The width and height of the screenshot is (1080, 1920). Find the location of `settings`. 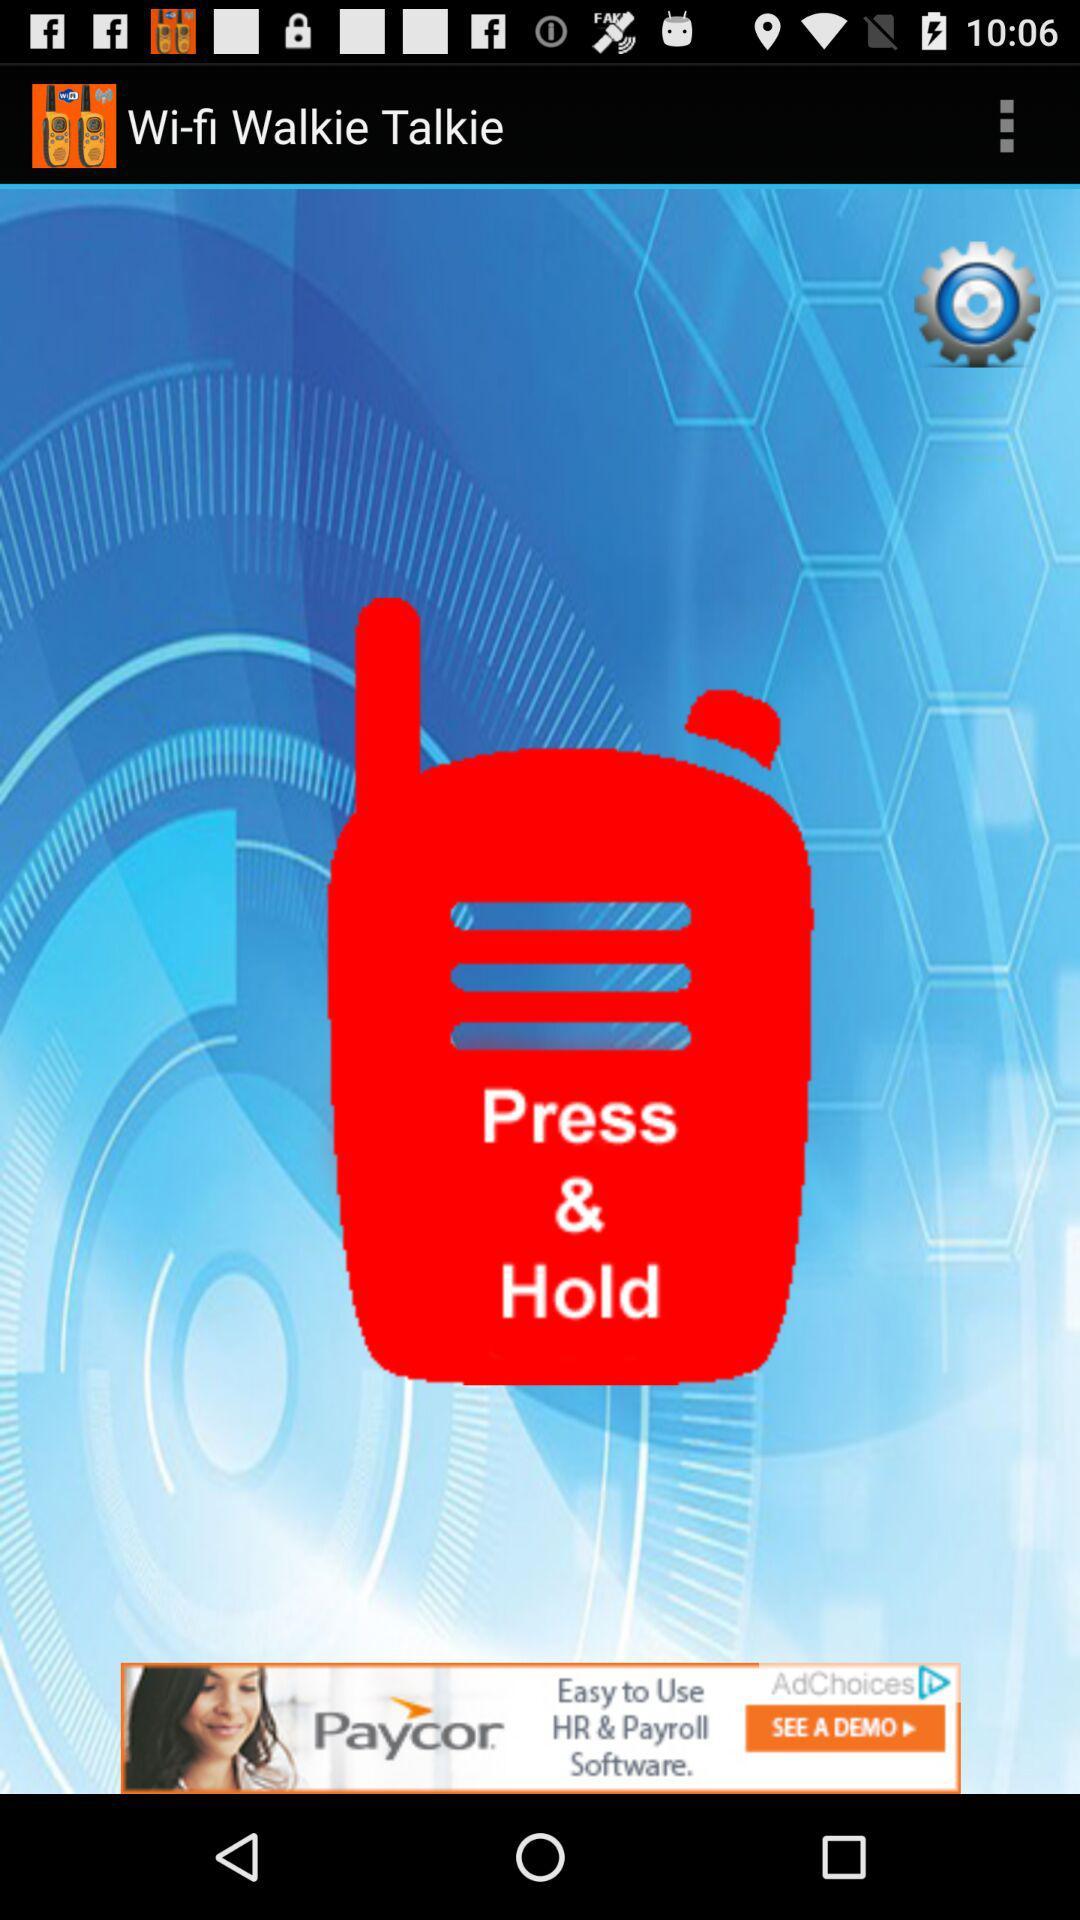

settings is located at coordinates (976, 303).